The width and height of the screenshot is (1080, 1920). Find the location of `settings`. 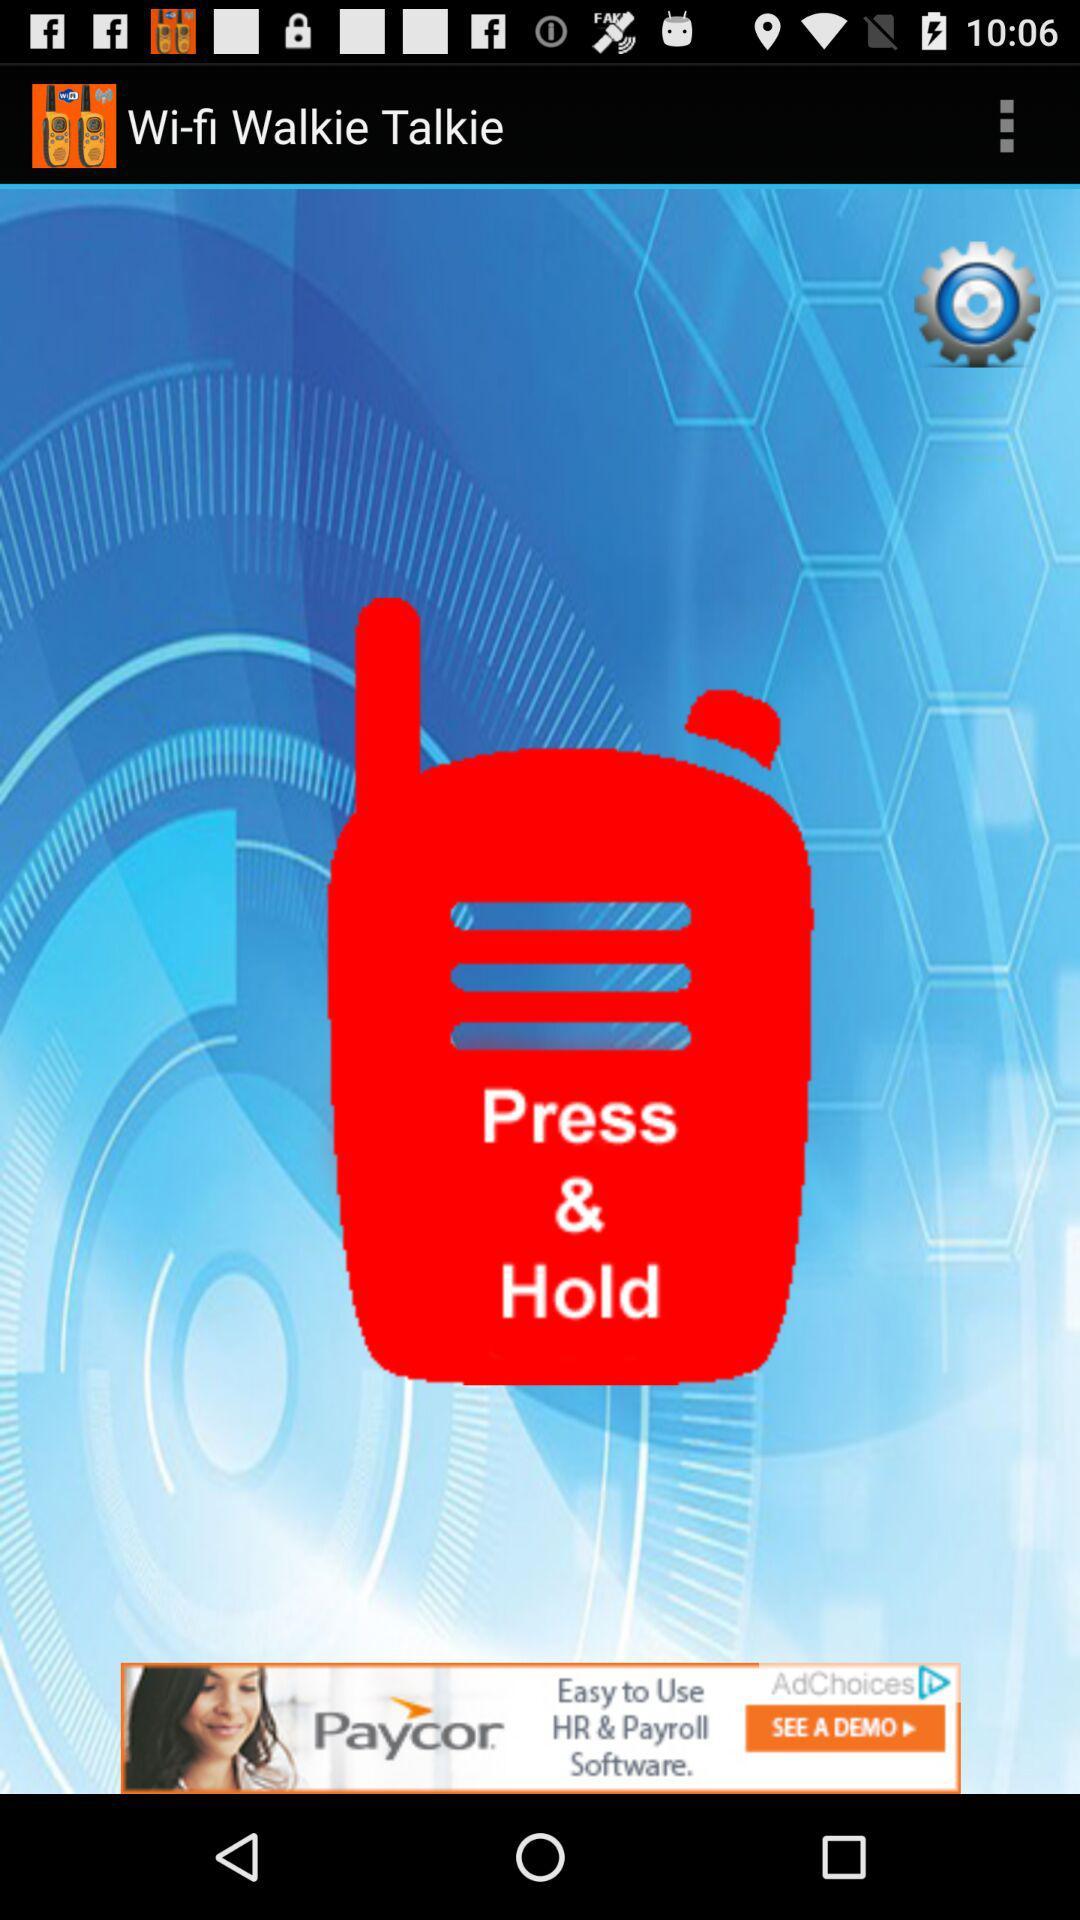

settings is located at coordinates (976, 303).